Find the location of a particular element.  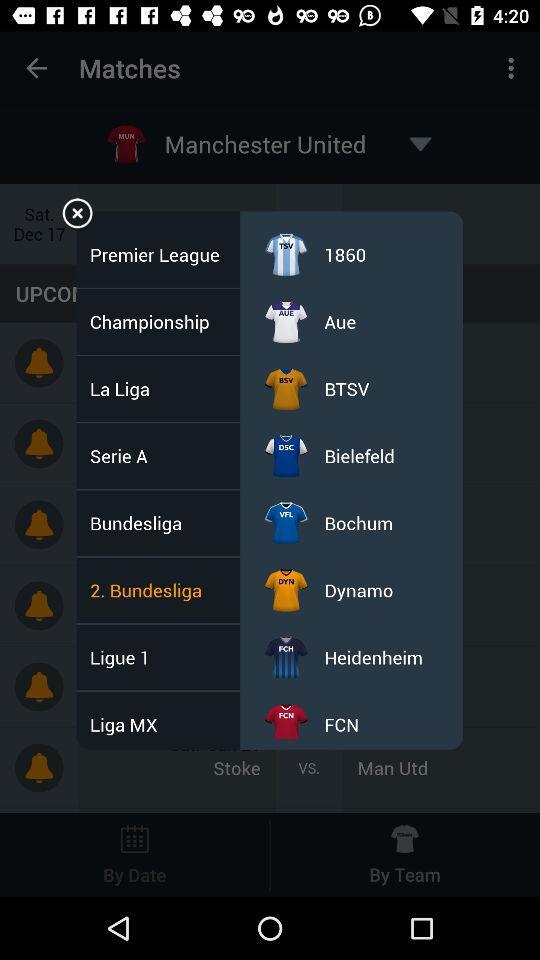

icon above the dynamo icon is located at coordinates (357, 522).